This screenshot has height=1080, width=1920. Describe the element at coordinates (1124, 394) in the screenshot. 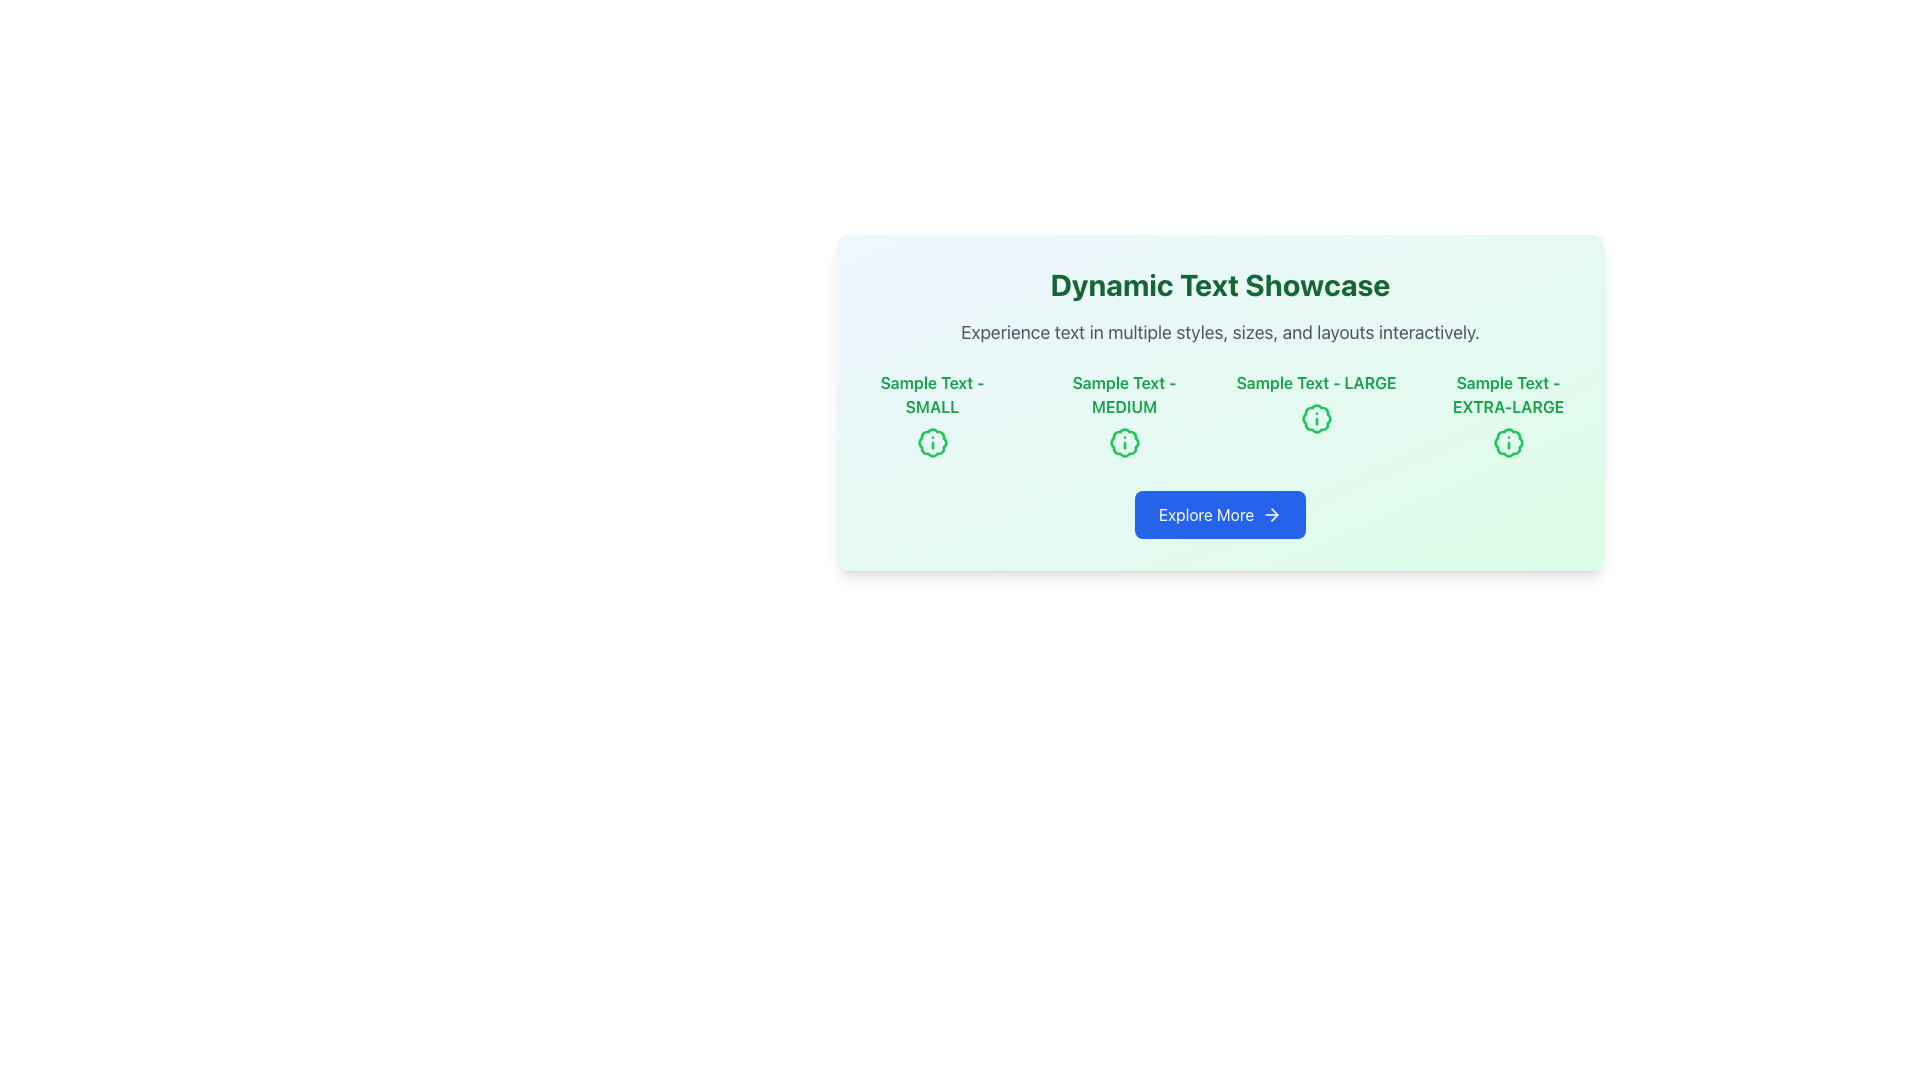

I see `the Text Label displaying 'Sample Text - MEDIUM', which is styled in bold green text and positioned centrally between two other text elements indicating sizes` at that location.